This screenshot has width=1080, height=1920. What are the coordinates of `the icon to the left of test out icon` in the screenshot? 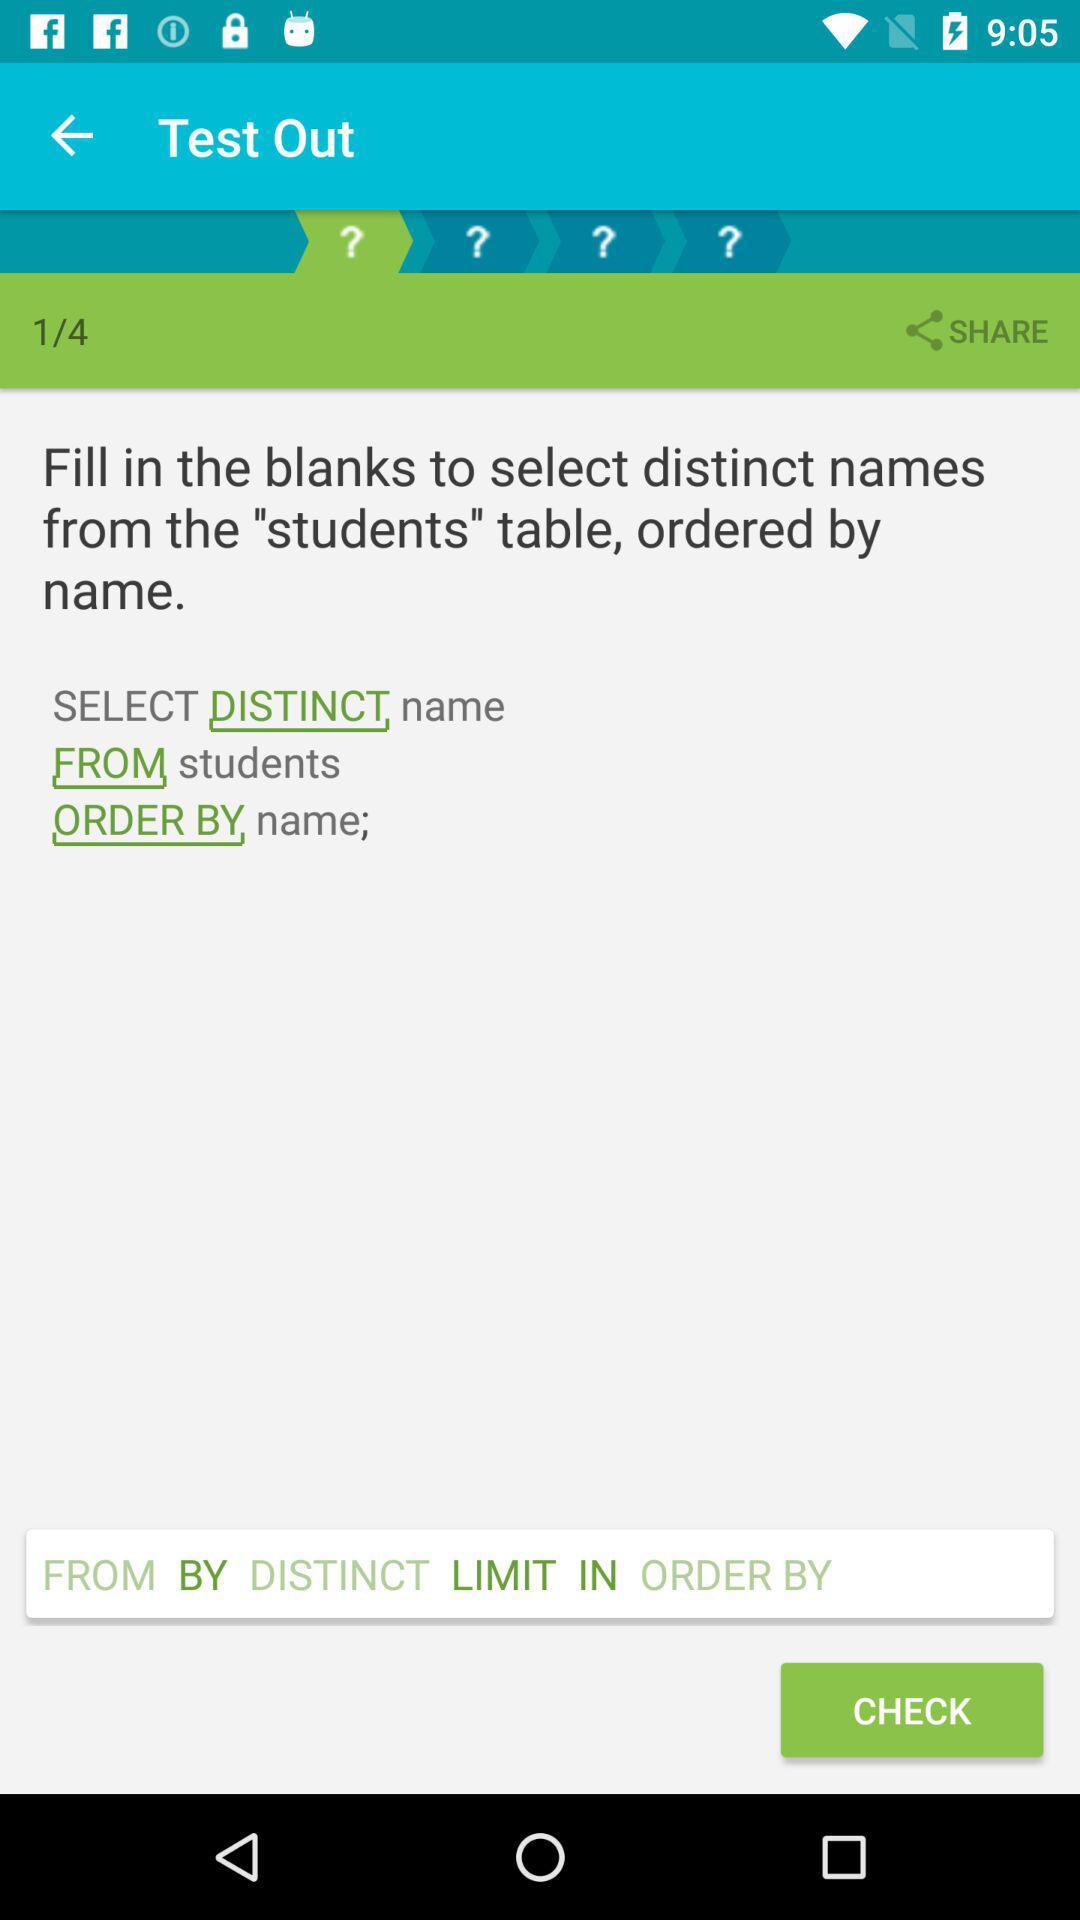 It's located at (72, 135).